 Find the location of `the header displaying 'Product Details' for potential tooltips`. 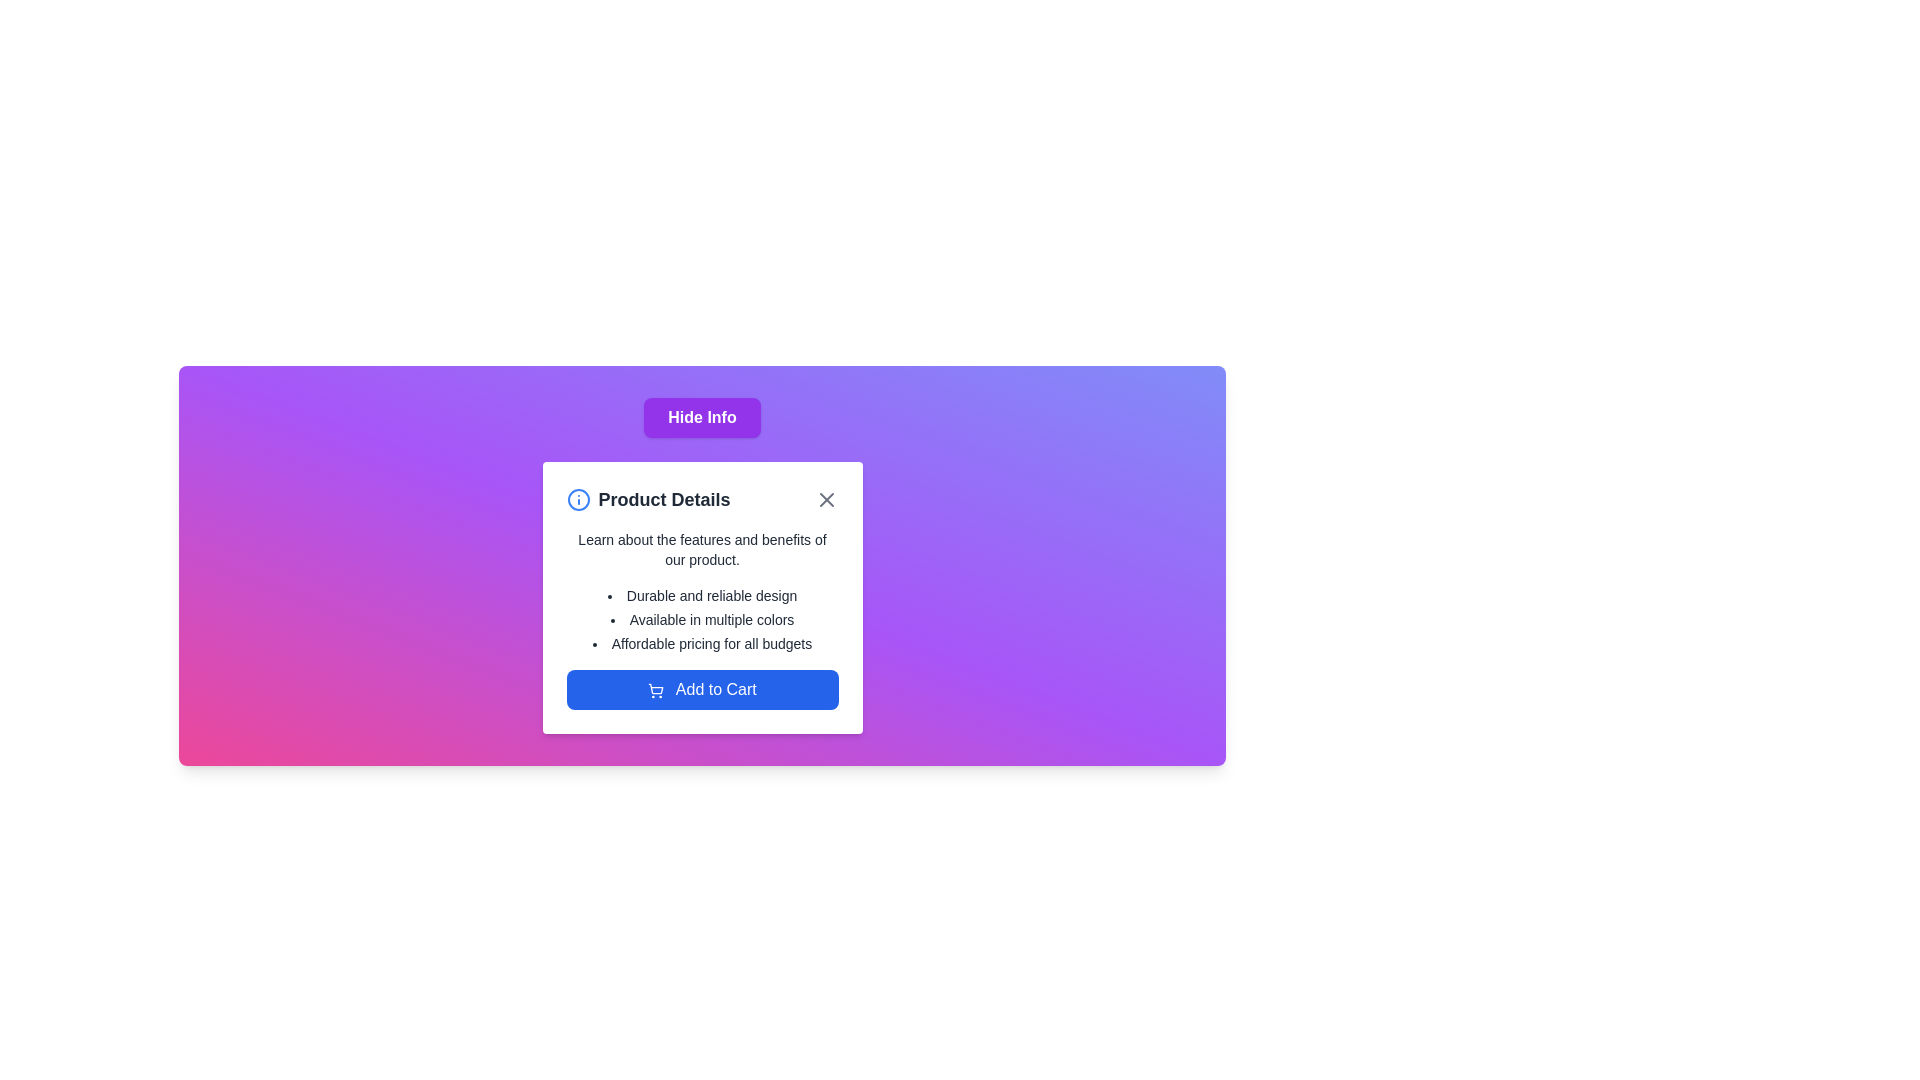

the header displaying 'Product Details' for potential tooltips is located at coordinates (702, 499).